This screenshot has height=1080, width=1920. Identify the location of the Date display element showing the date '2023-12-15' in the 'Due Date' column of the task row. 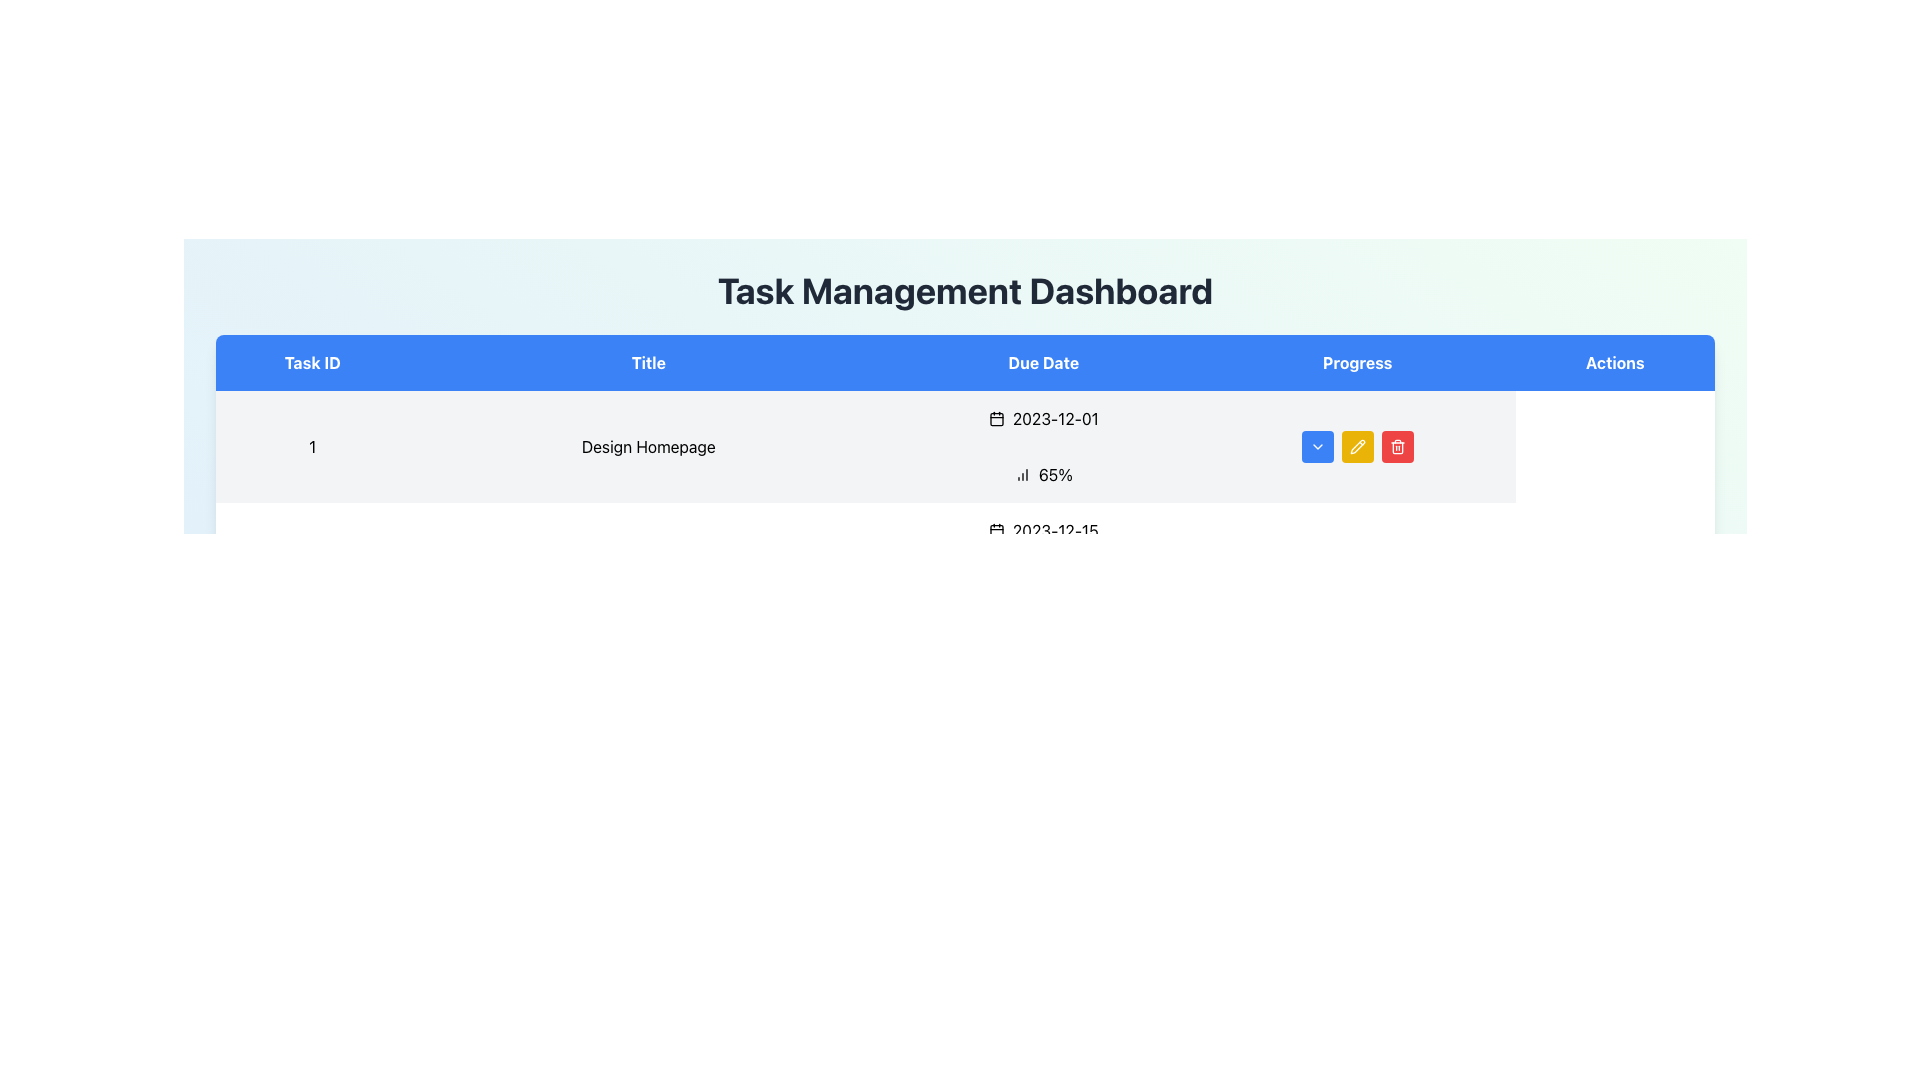
(1042, 530).